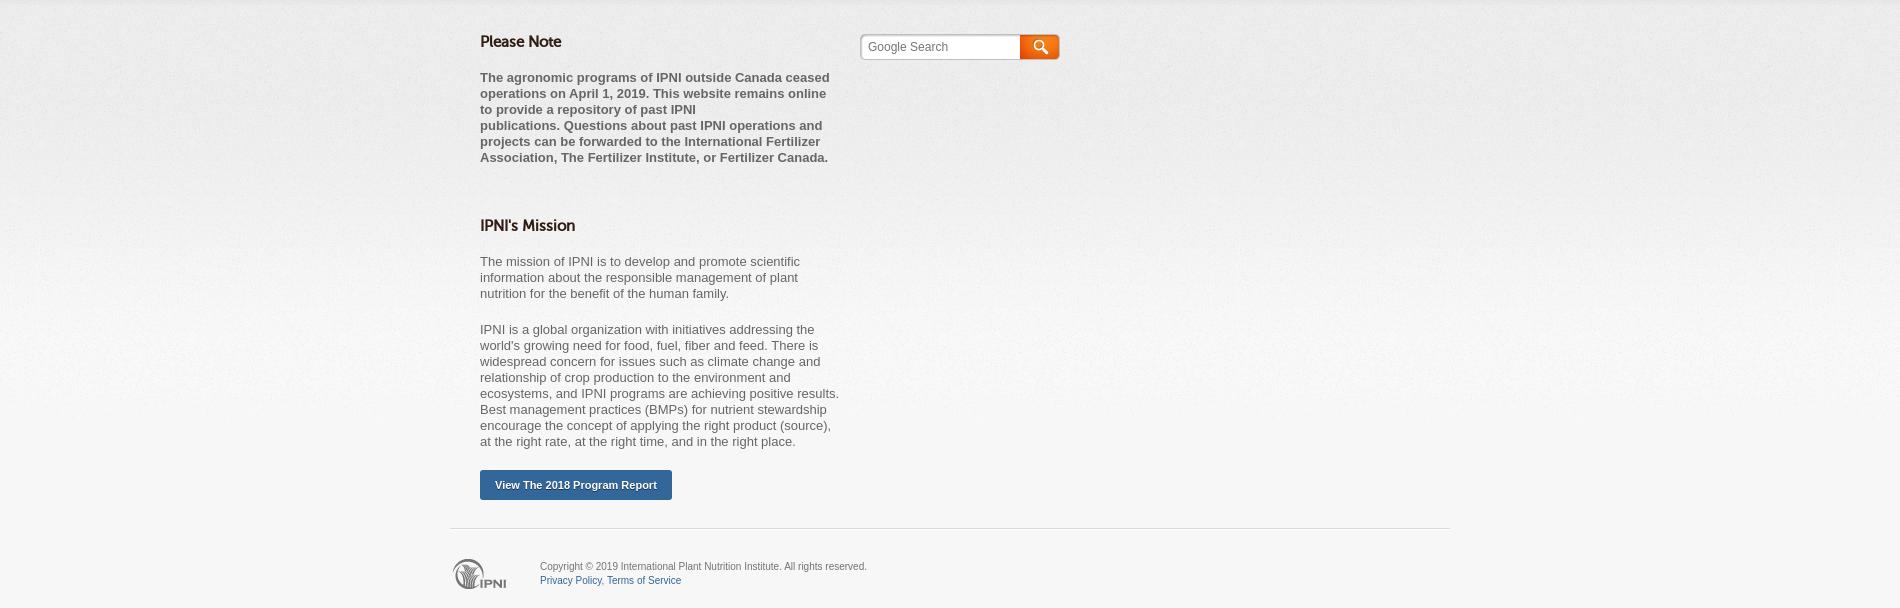 This screenshot has height=608, width=1900. Describe the element at coordinates (479, 41) in the screenshot. I see `'Please Note'` at that location.